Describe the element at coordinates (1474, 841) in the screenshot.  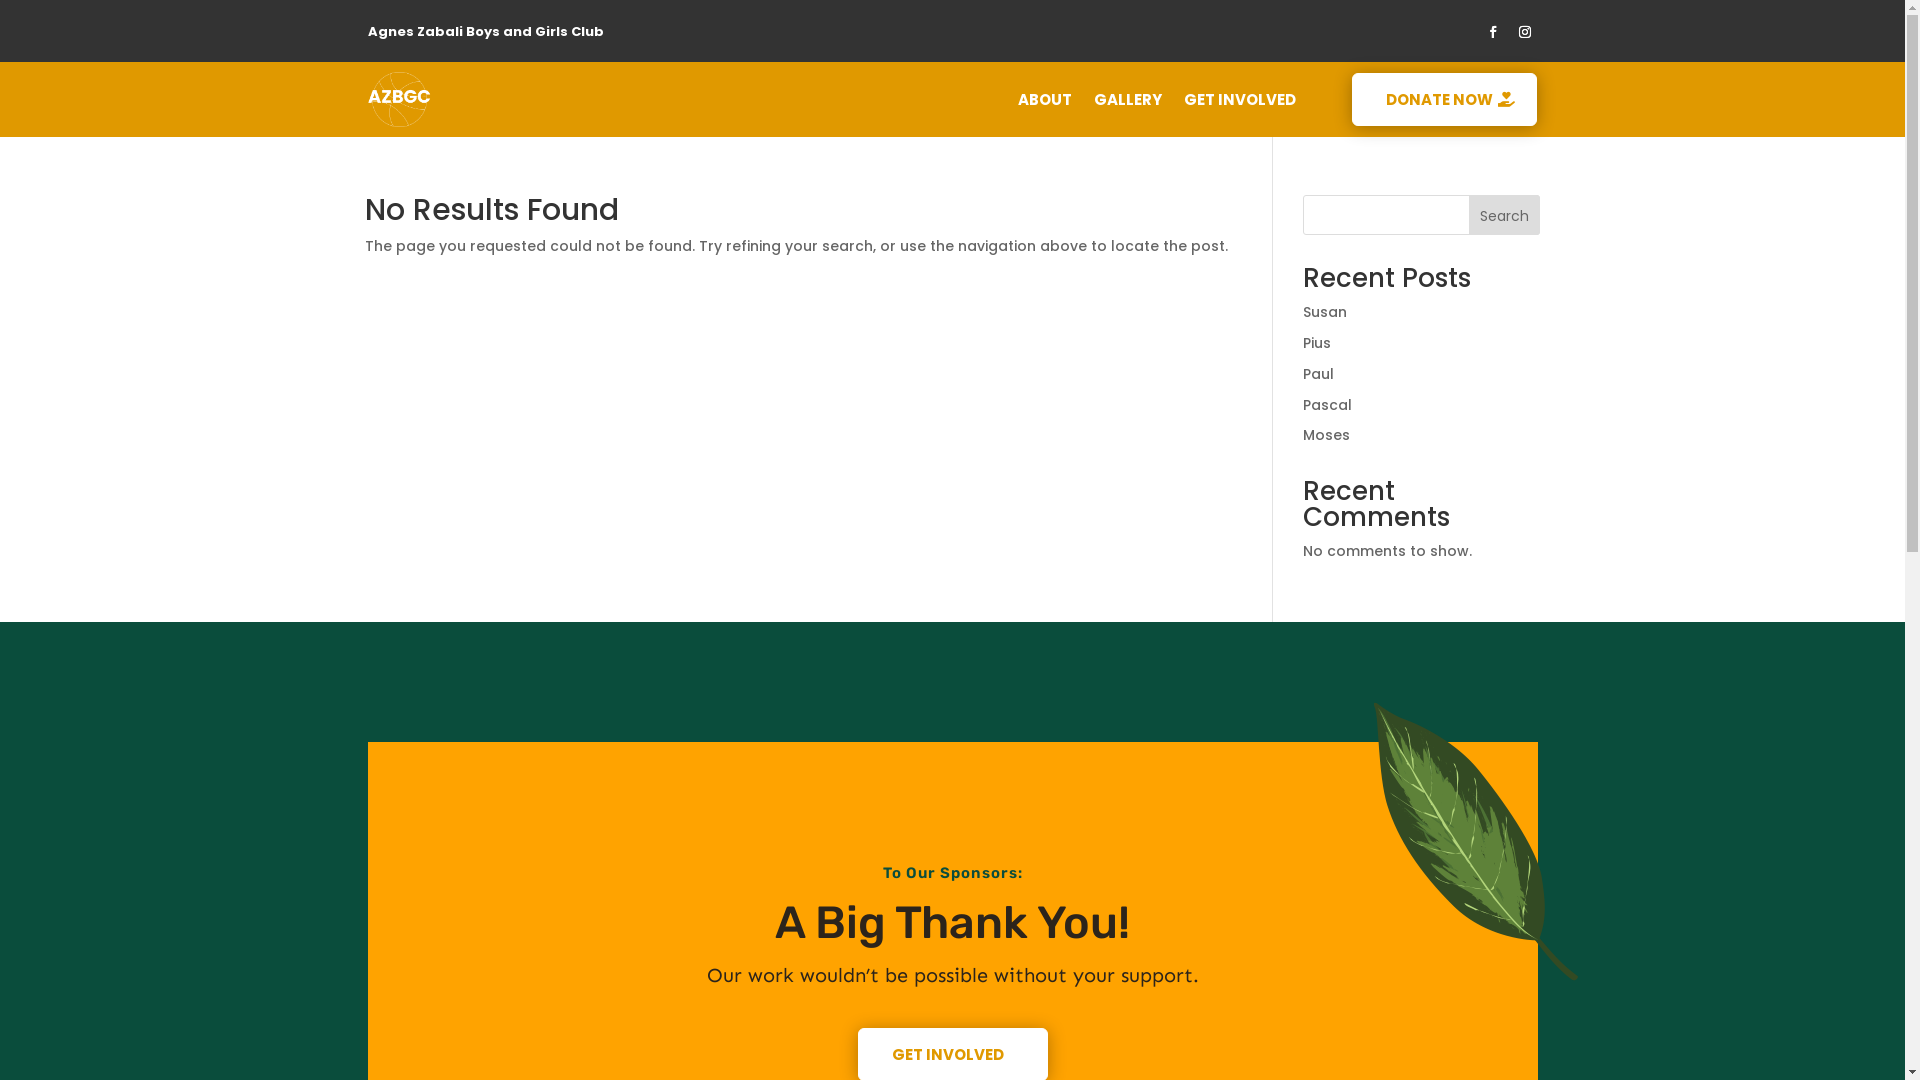
I see `'AZBGC Leaf'` at that location.